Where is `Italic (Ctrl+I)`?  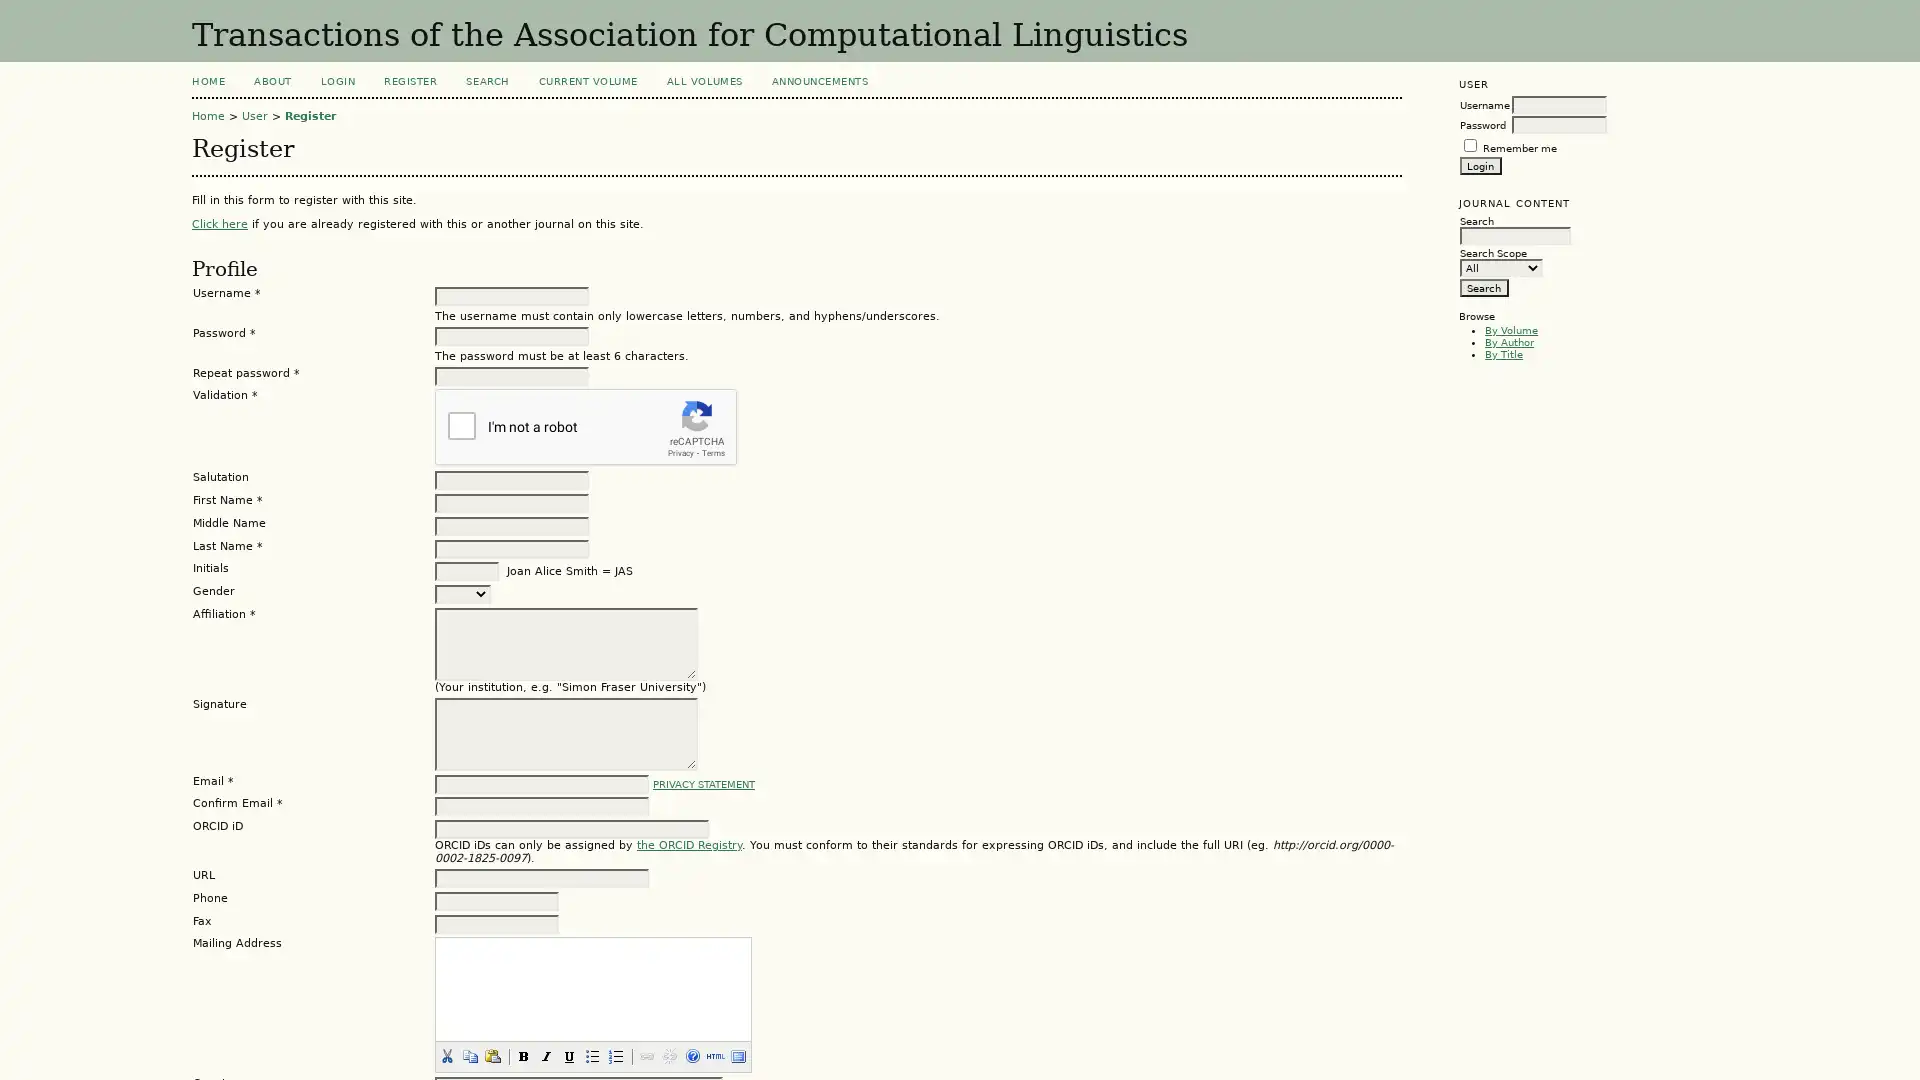 Italic (Ctrl+I) is located at coordinates (546, 1055).